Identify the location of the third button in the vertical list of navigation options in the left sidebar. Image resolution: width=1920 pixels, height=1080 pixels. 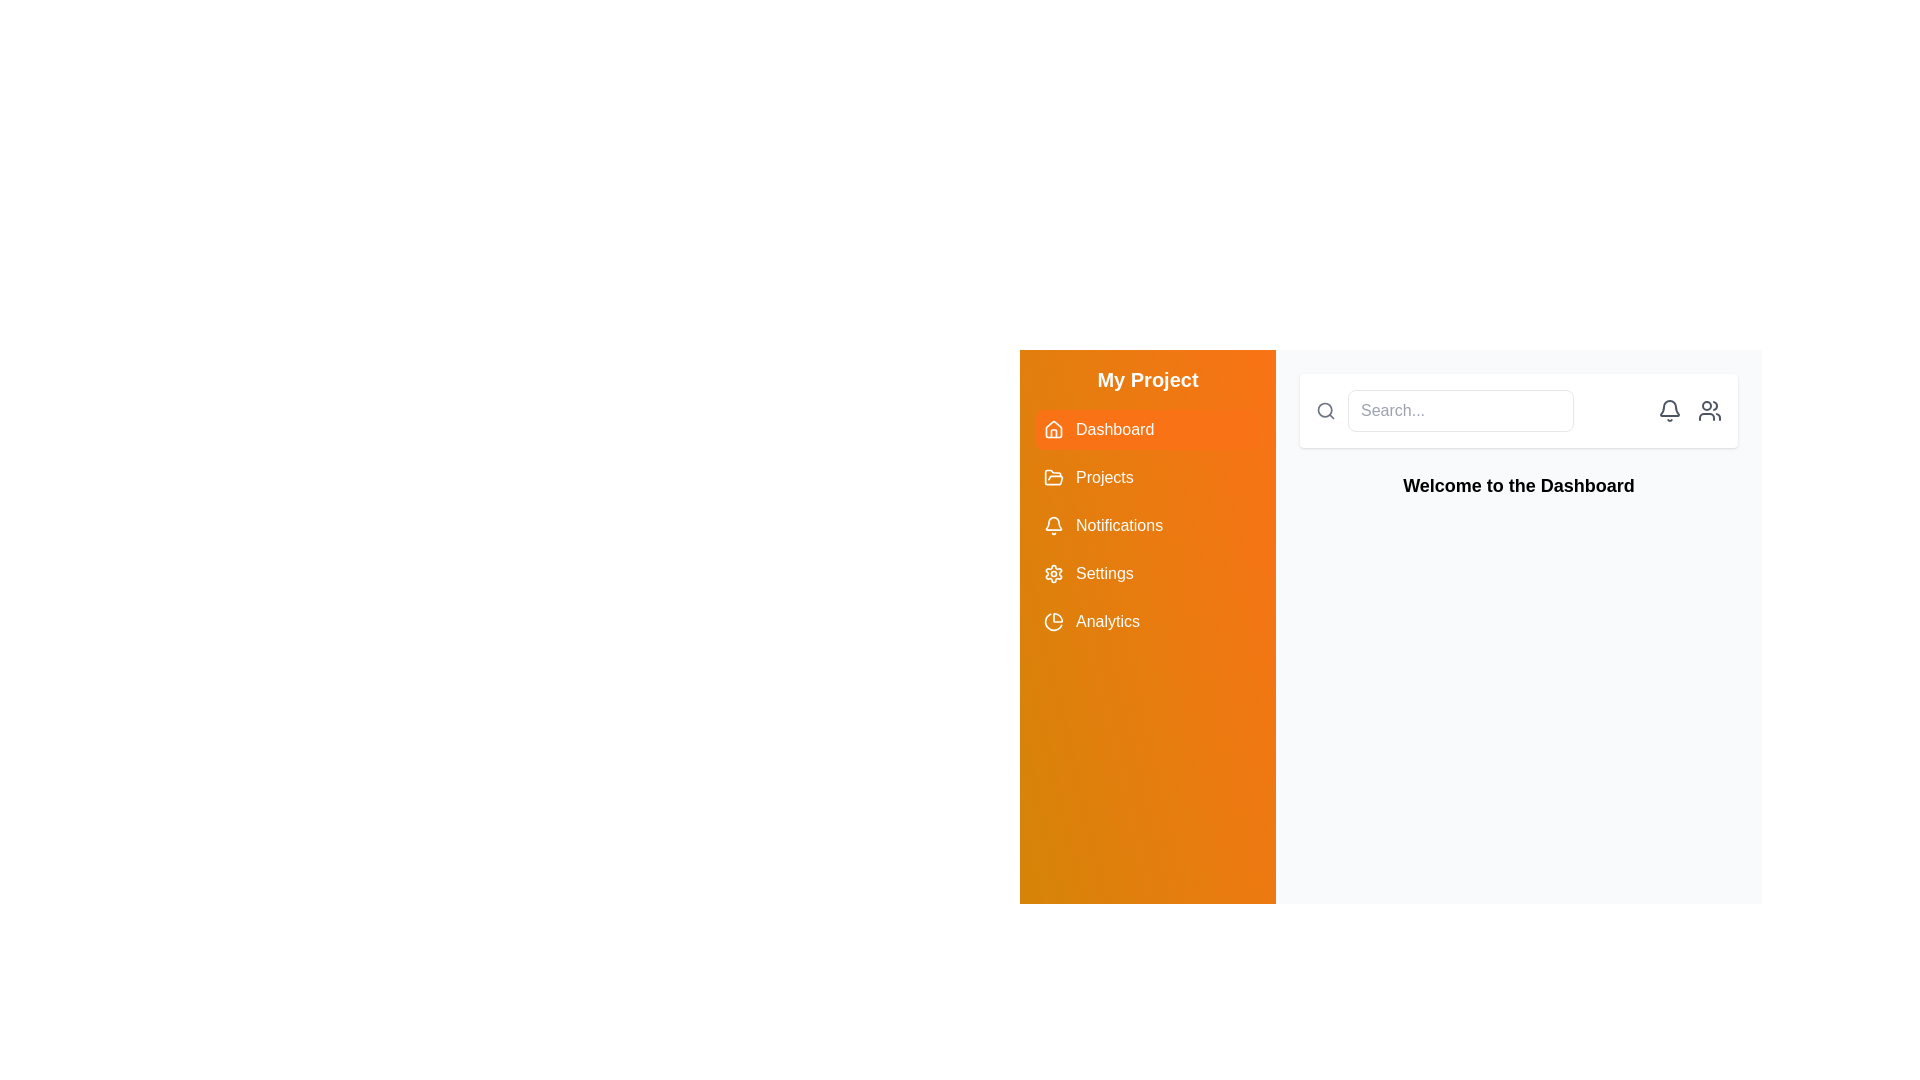
(1147, 524).